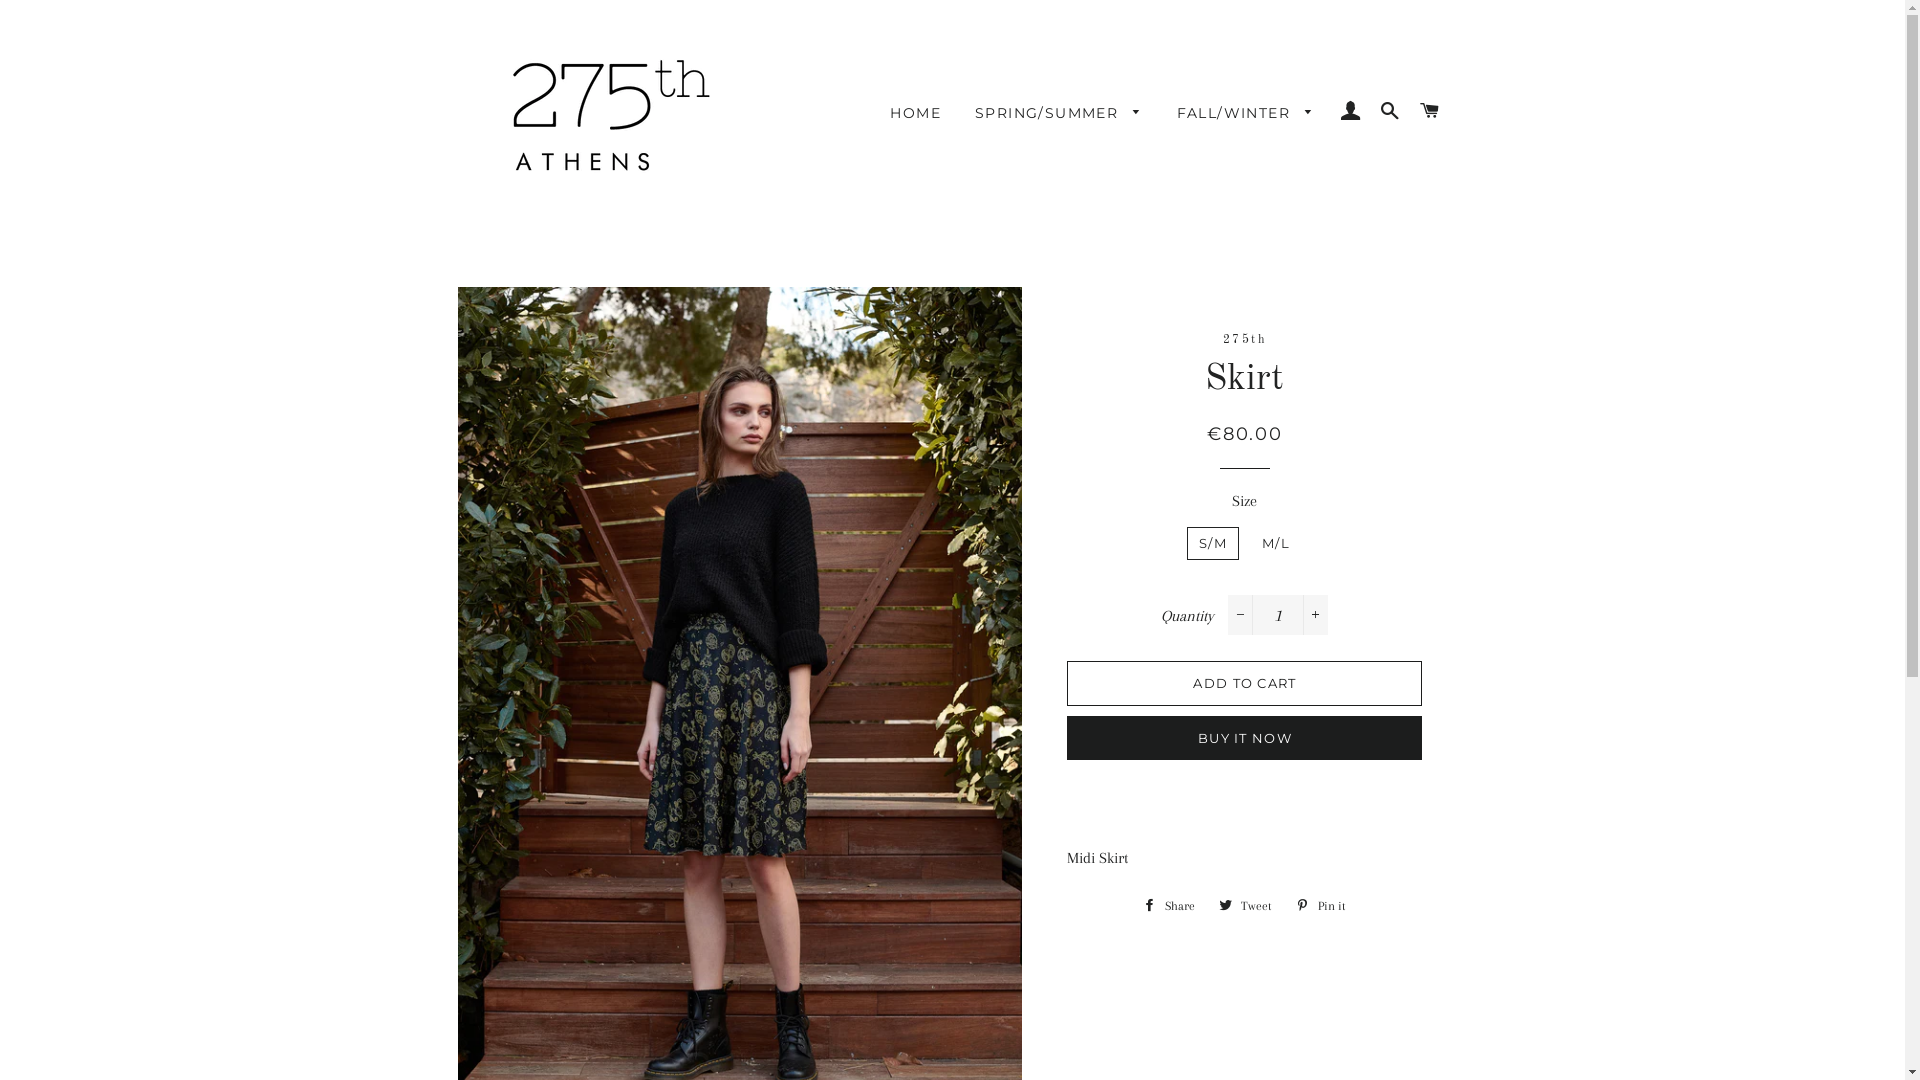 The width and height of the screenshot is (1920, 1080). I want to click on 'ADD TO CART', so click(1243, 681).